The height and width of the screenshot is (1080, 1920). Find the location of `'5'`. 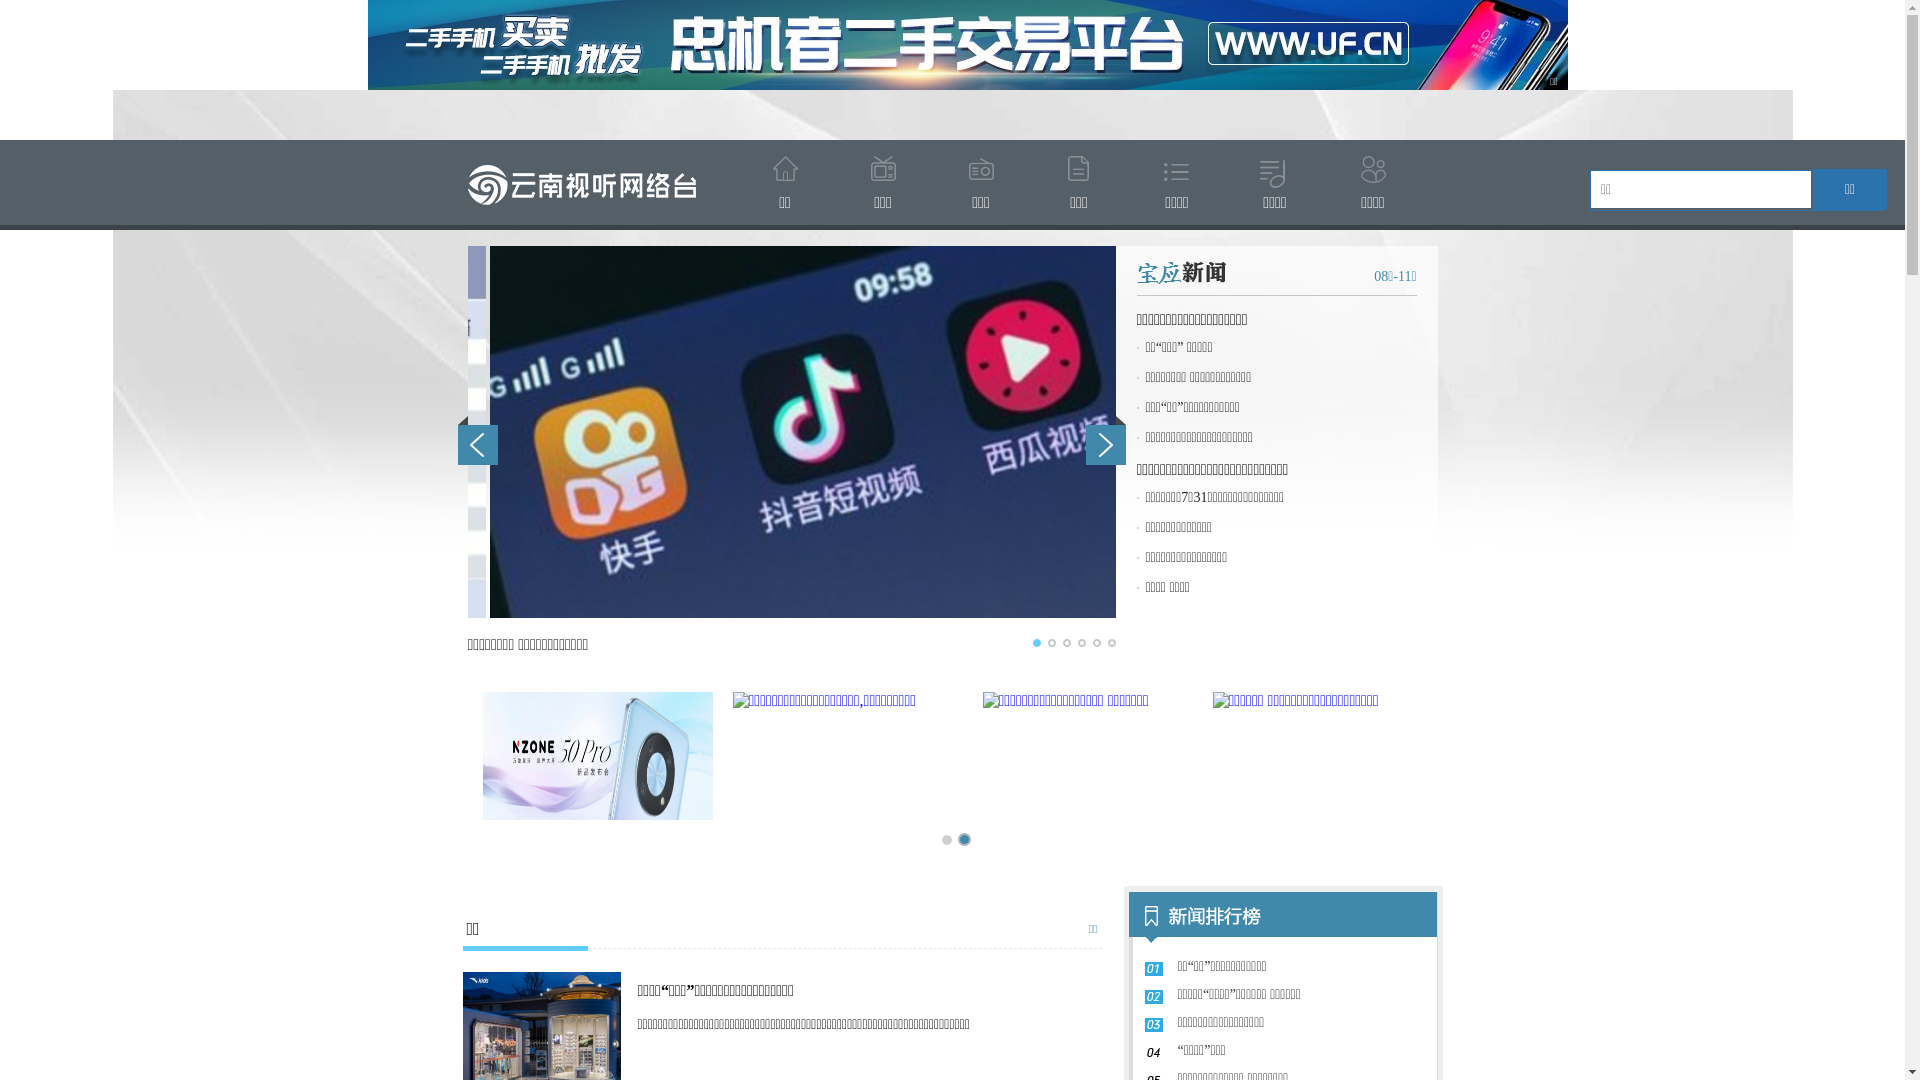

'5' is located at coordinates (1094, 643).